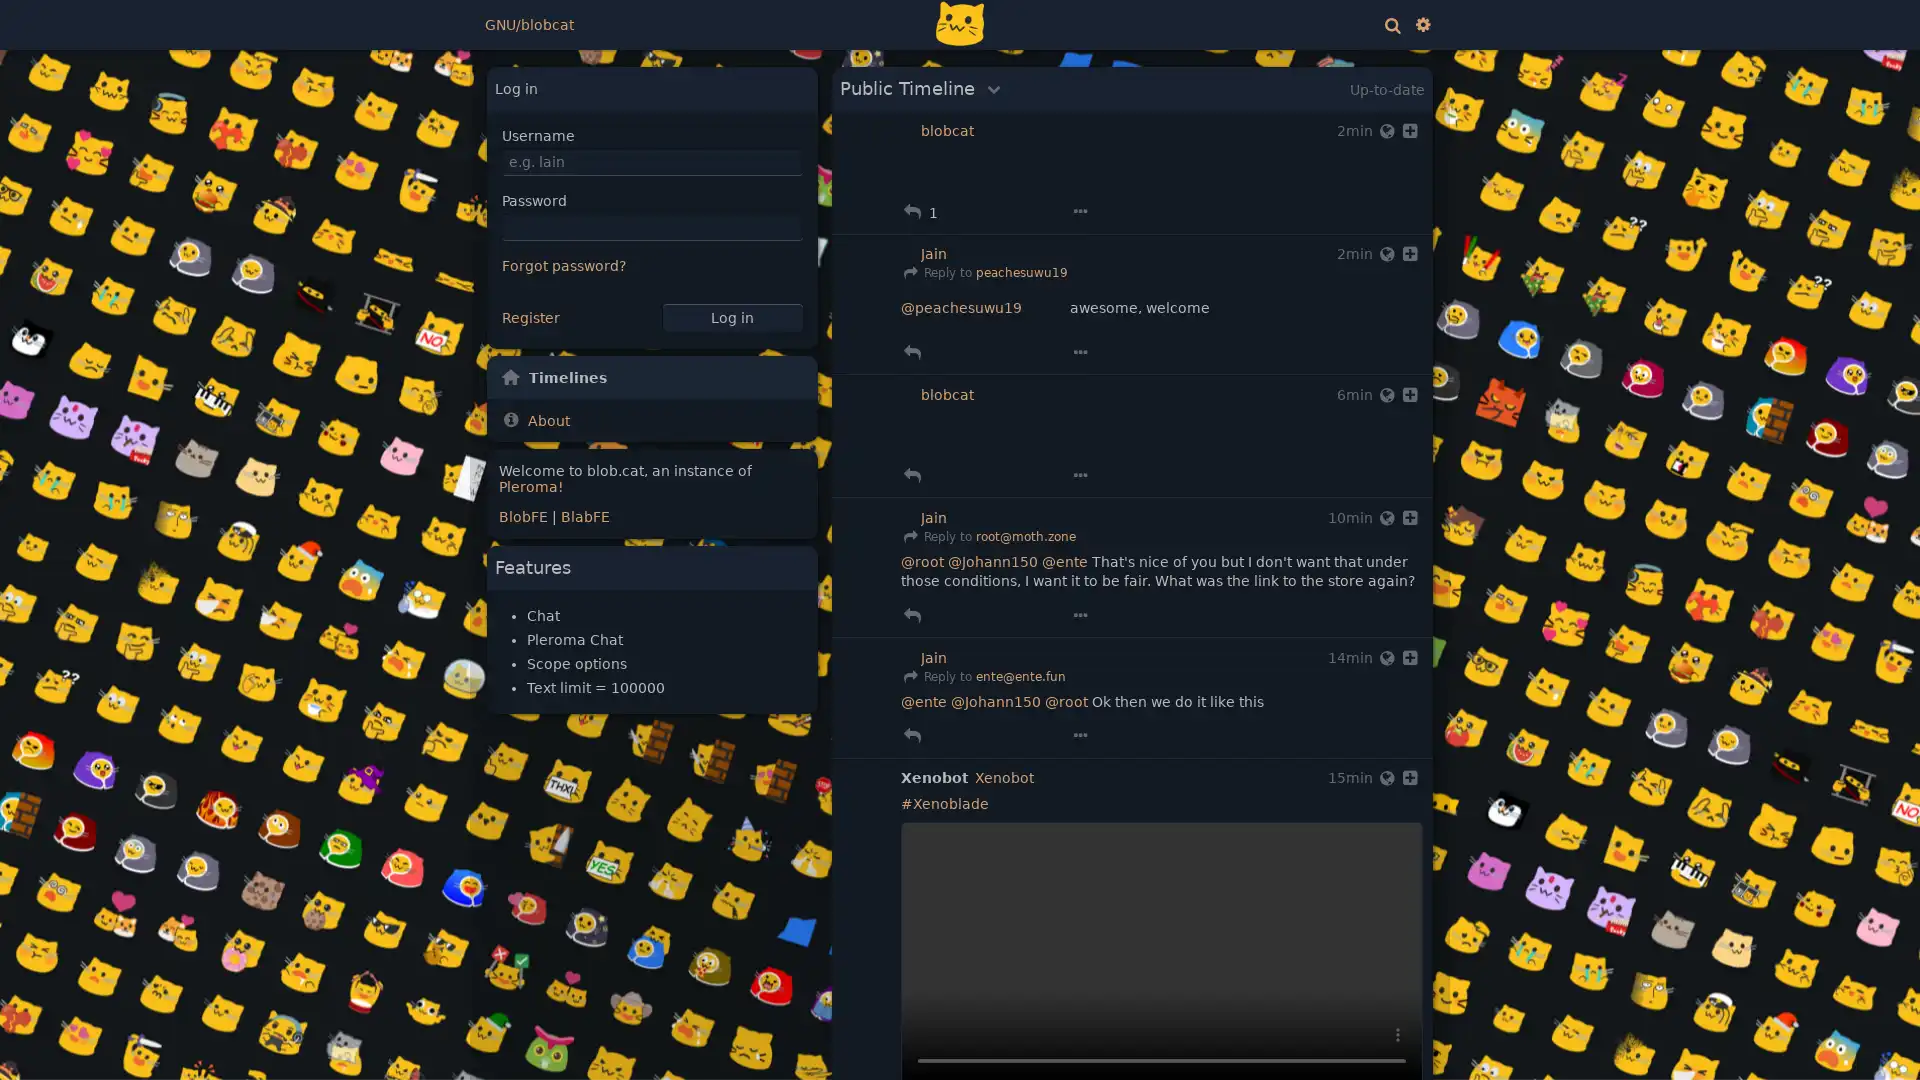 The image size is (1920, 1080). What do you see at coordinates (730, 316) in the screenshot?
I see `Log in` at bounding box center [730, 316].